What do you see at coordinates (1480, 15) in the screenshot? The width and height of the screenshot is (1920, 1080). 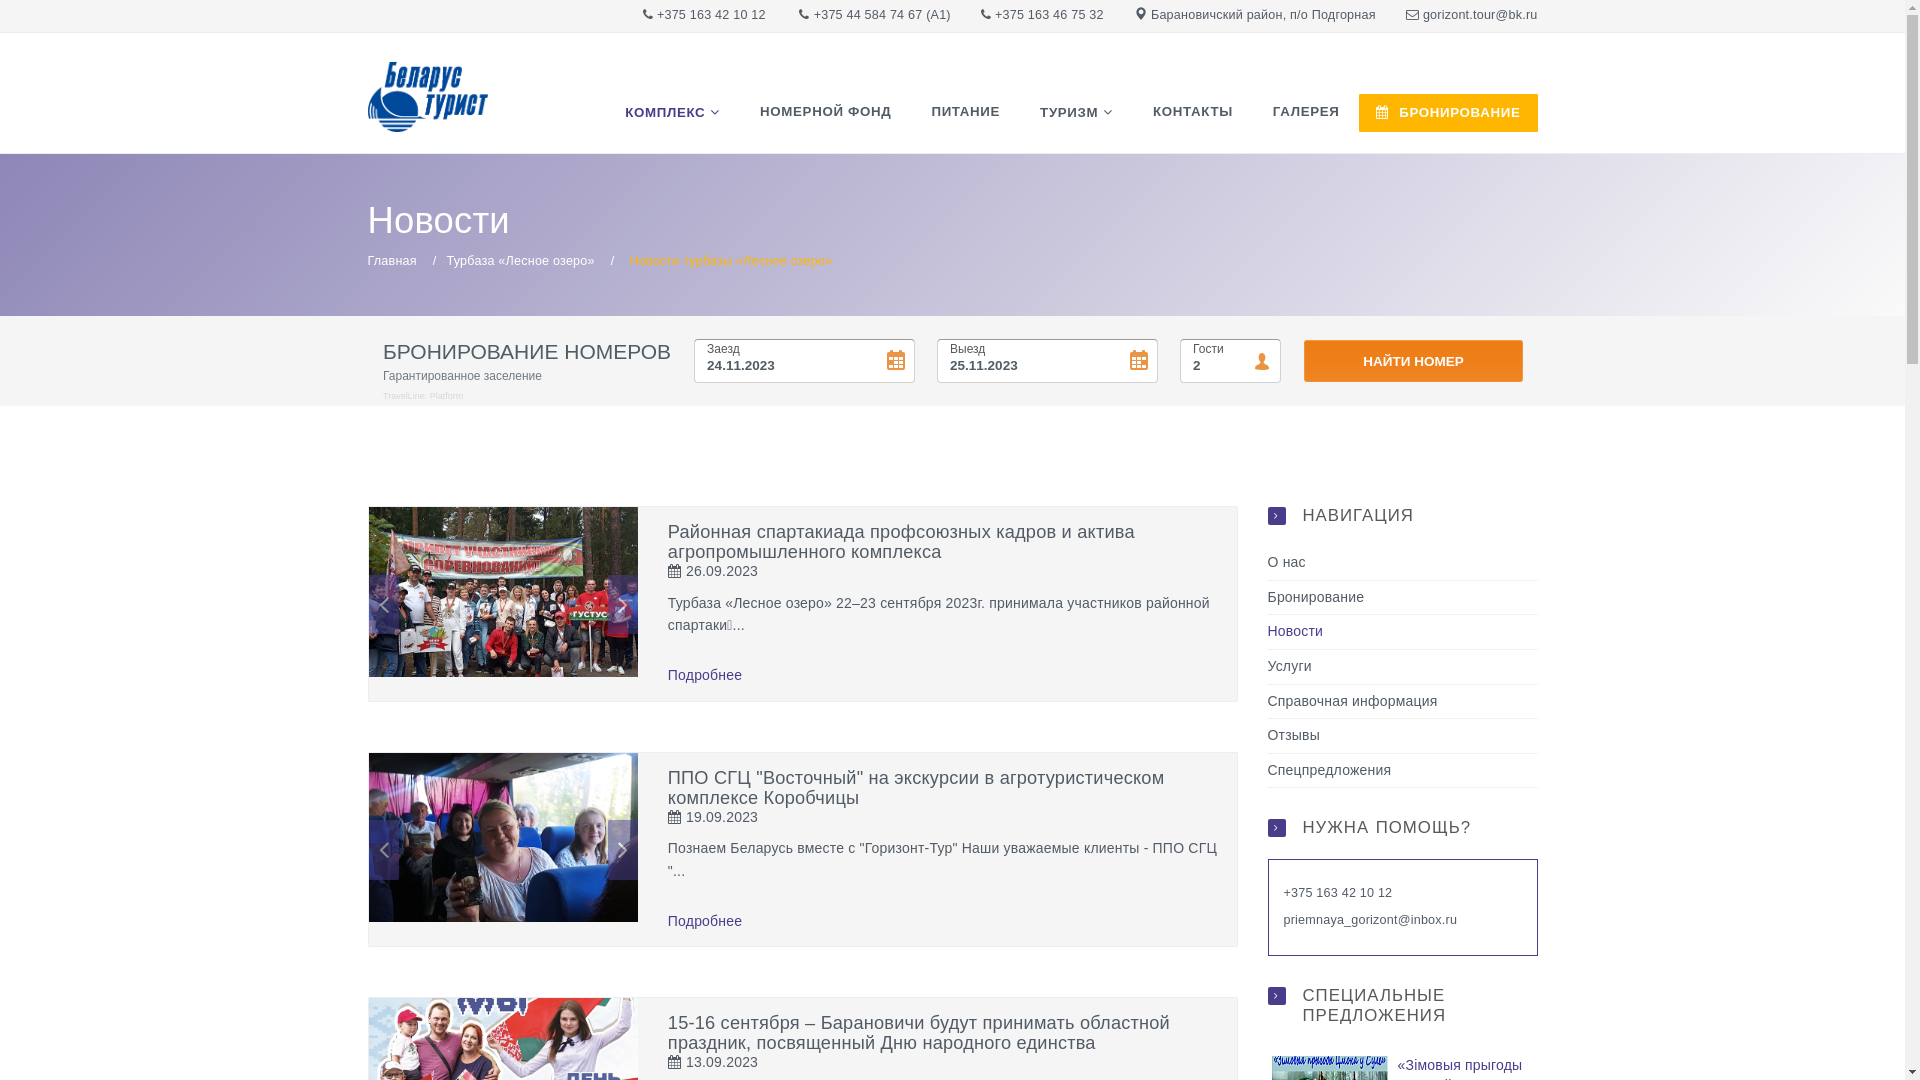 I see `'gorizont.tour@bk.ru'` at bounding box center [1480, 15].